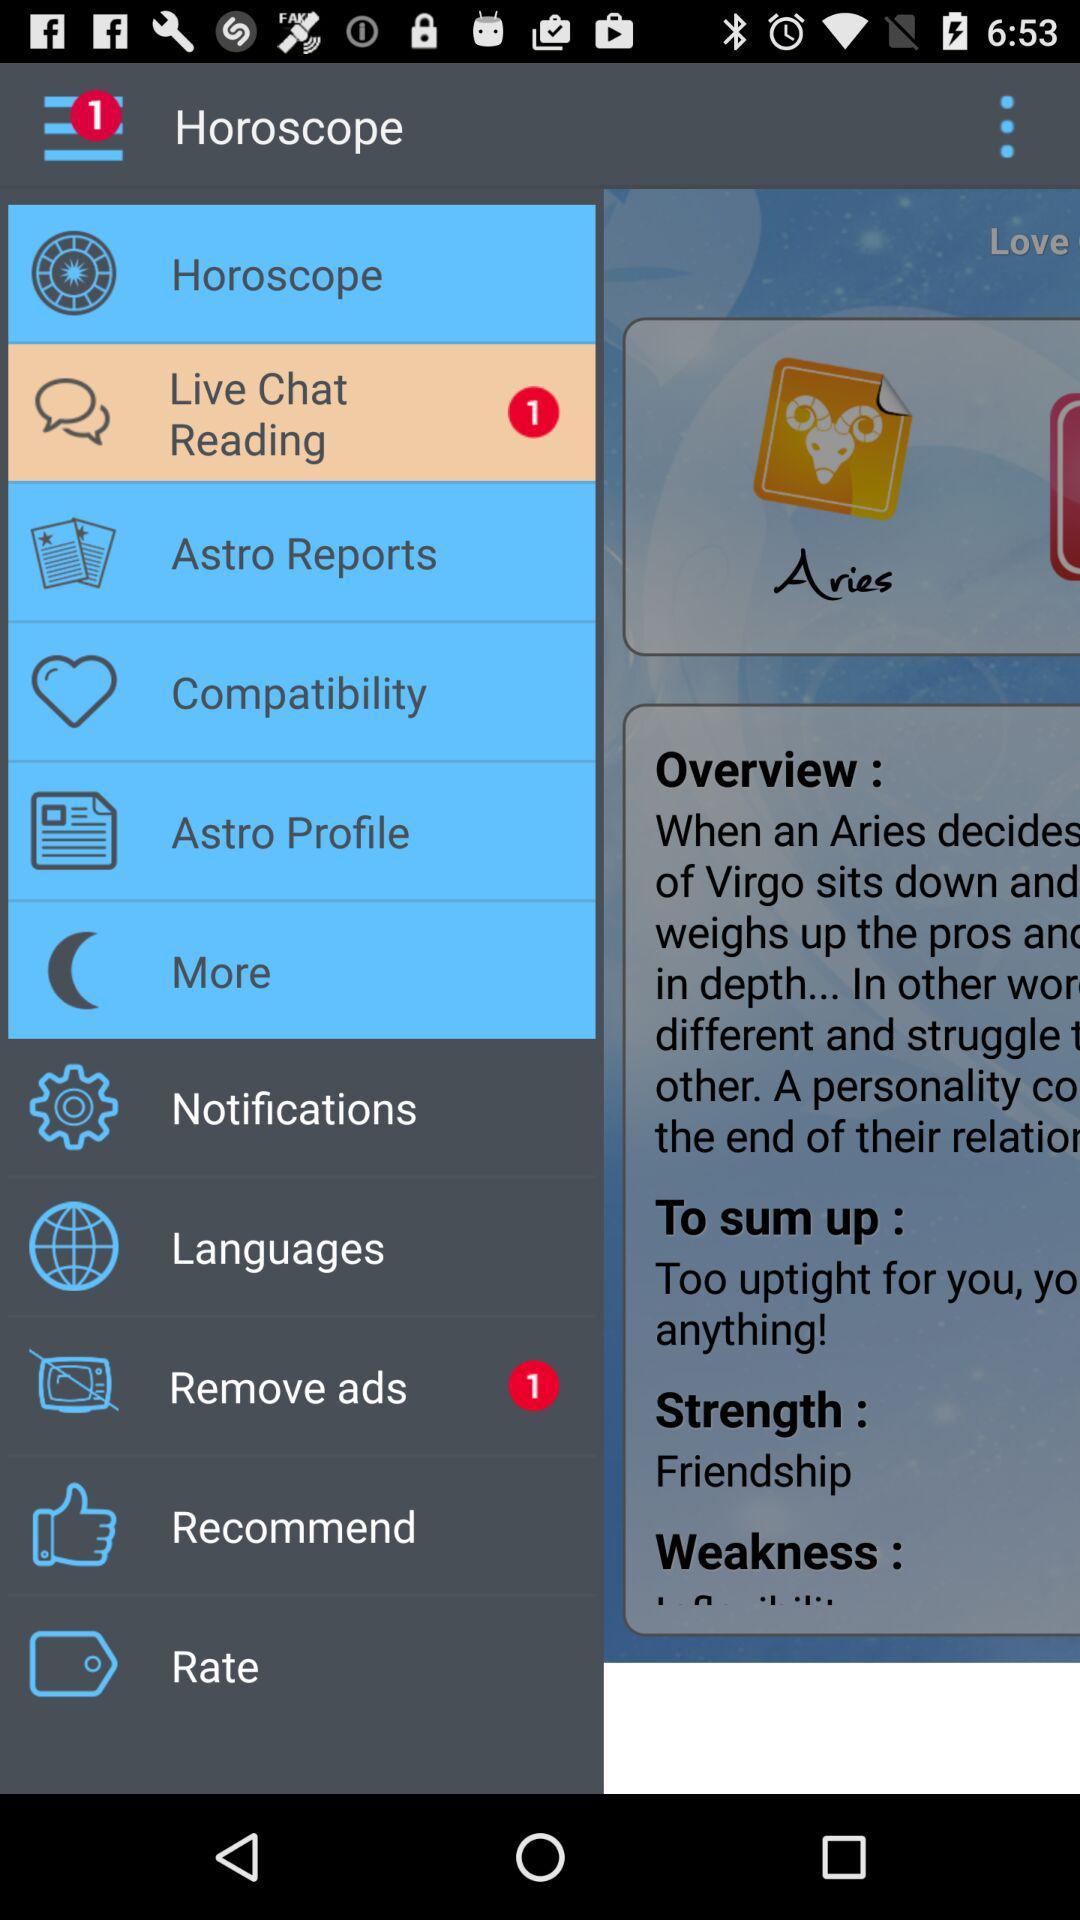  I want to click on the app next to rate icon, so click(841, 1727).